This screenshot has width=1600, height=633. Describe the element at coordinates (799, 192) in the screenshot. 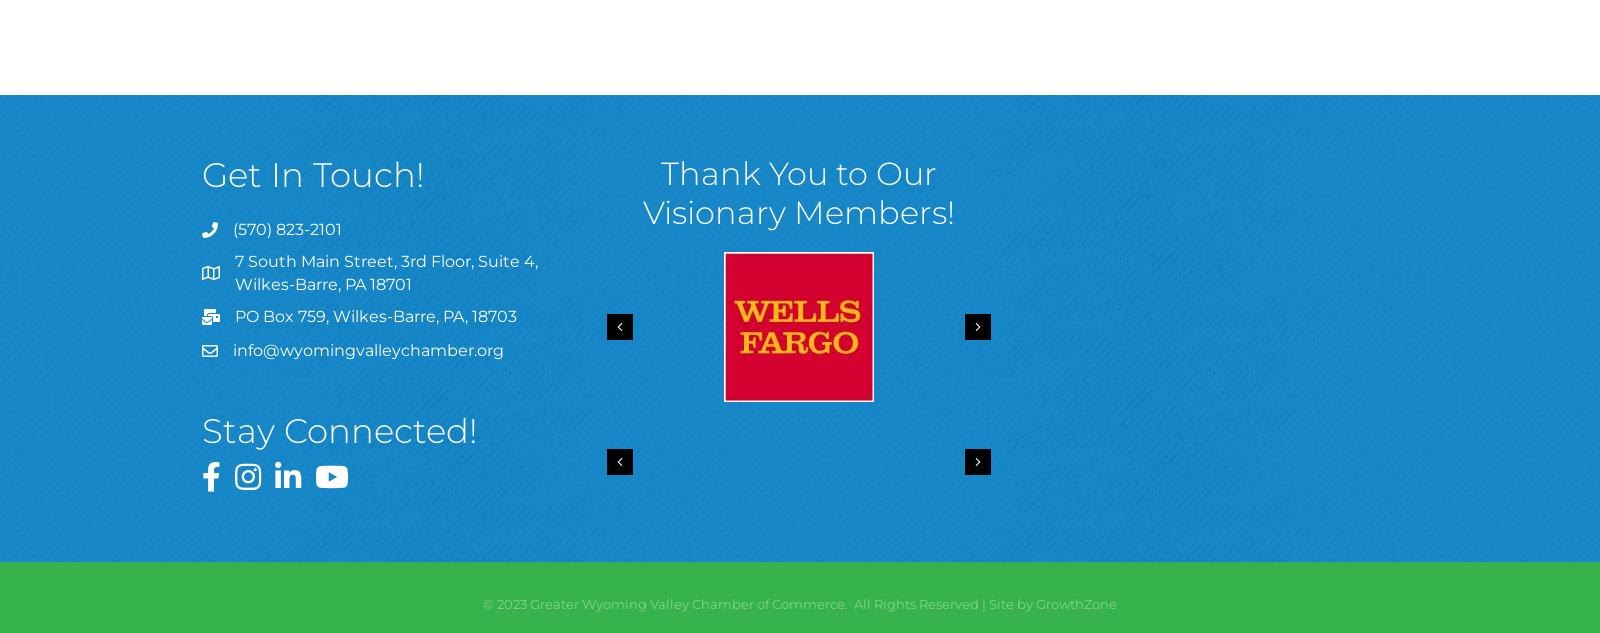

I see `'Thank You to Our Visionary Members!'` at that location.